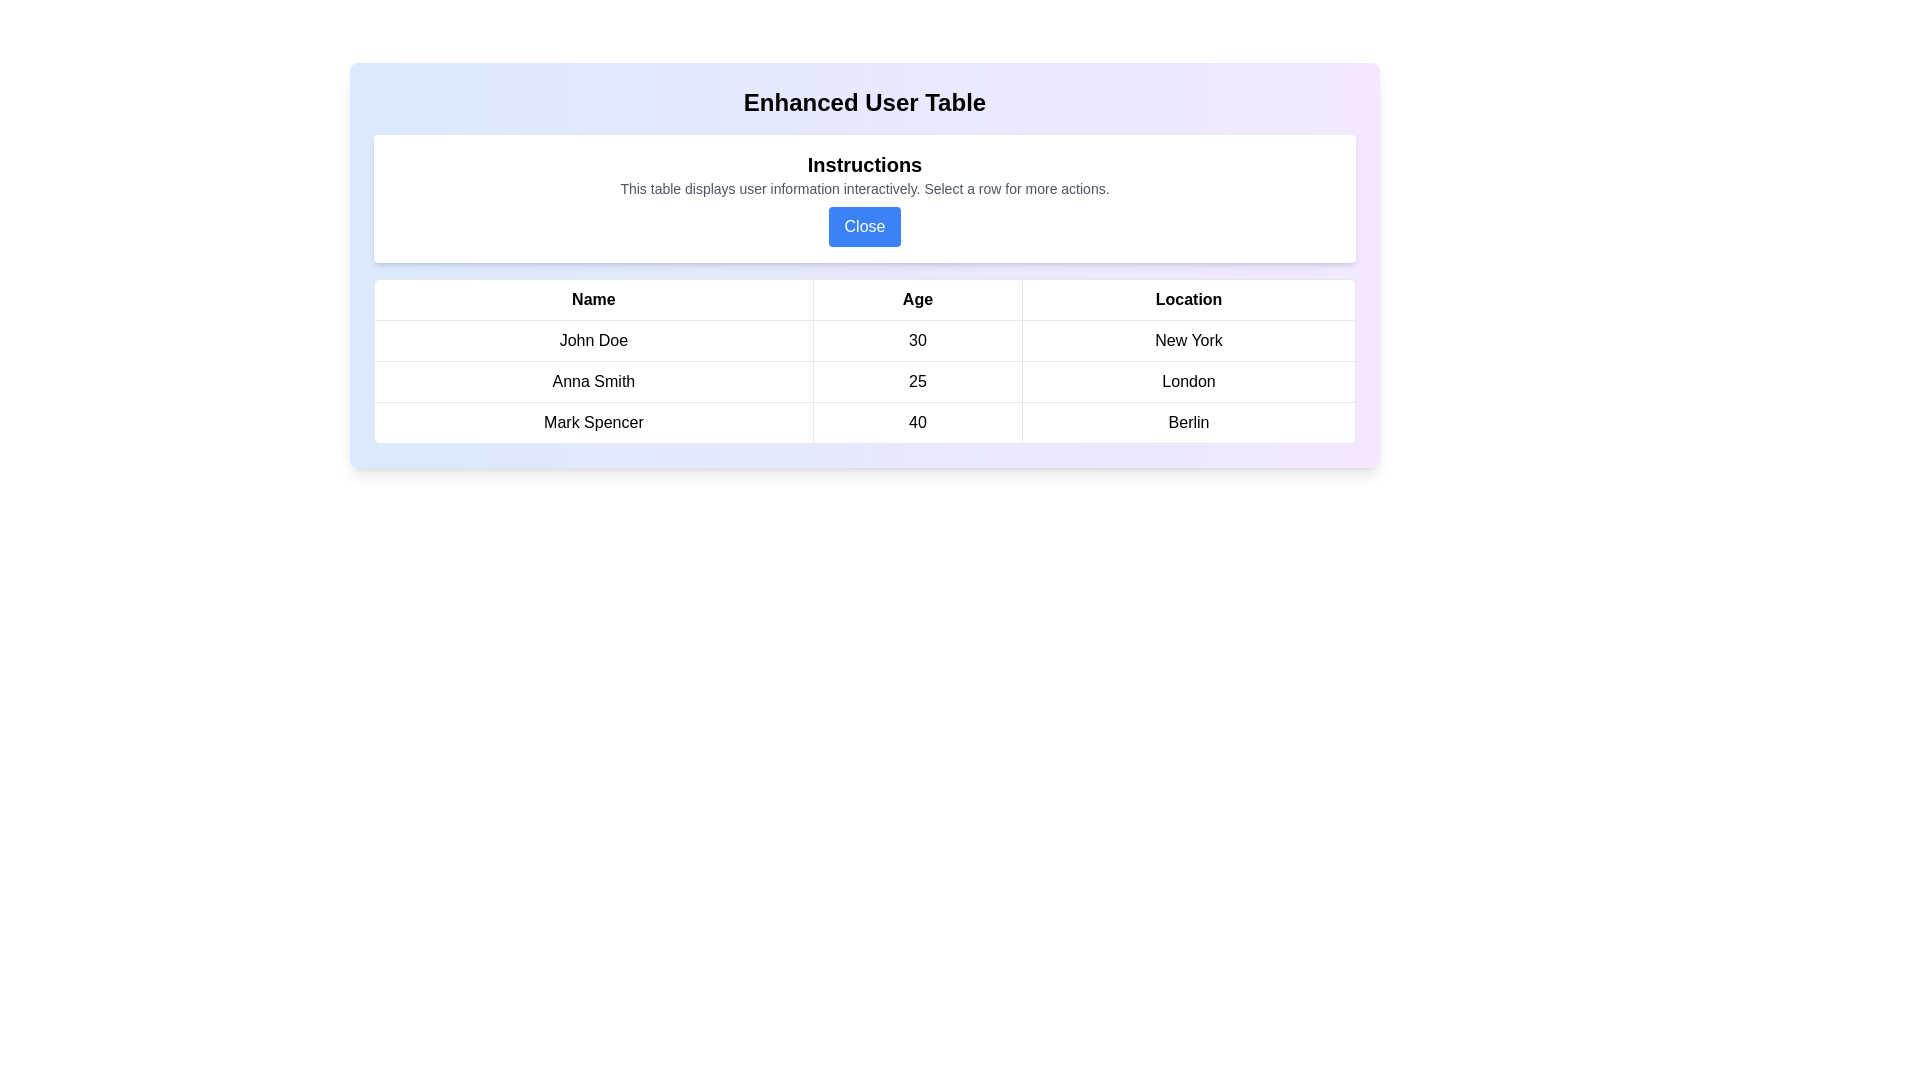 The image size is (1920, 1080). What do you see at coordinates (916, 381) in the screenshot?
I see `value displayed in the Table Cell representing the age of user 'Anna Smith', which is located in the second row of the 'Age' column` at bounding box center [916, 381].